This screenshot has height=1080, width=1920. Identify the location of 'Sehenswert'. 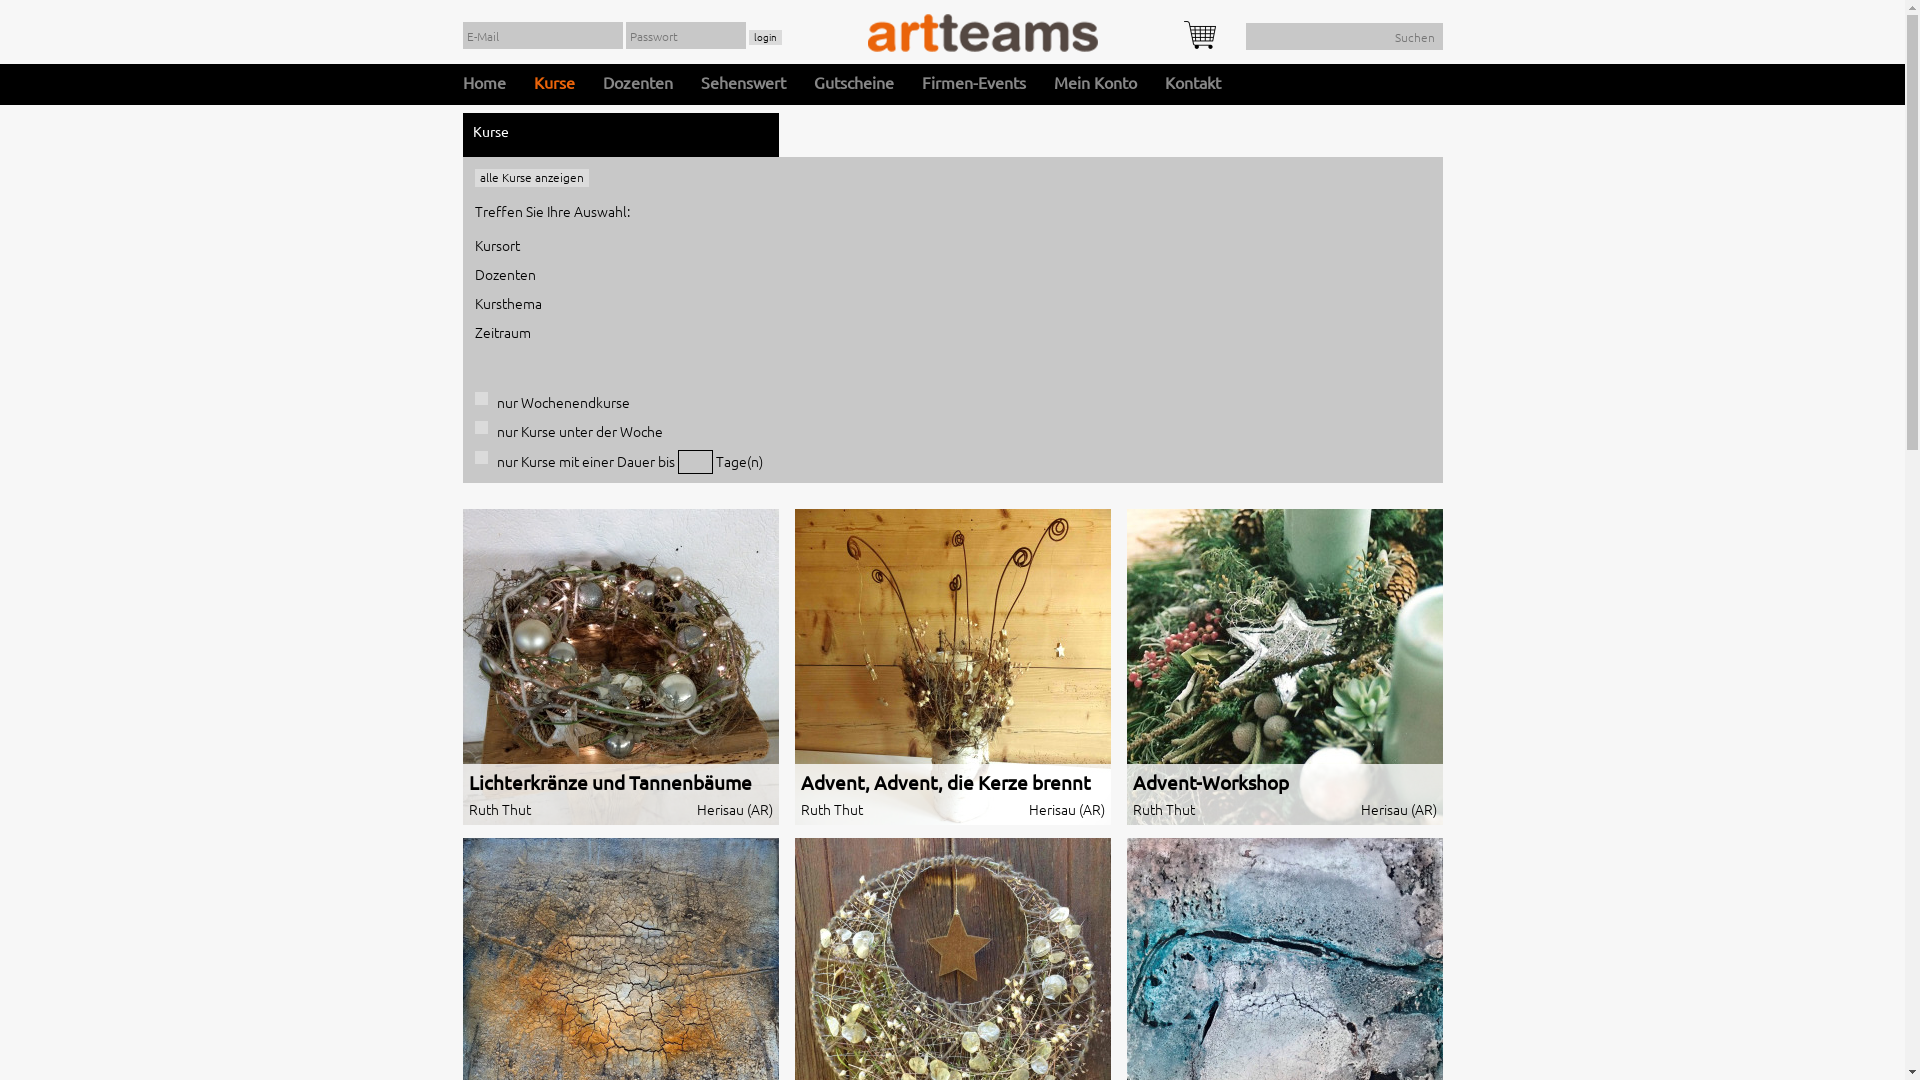
(700, 83).